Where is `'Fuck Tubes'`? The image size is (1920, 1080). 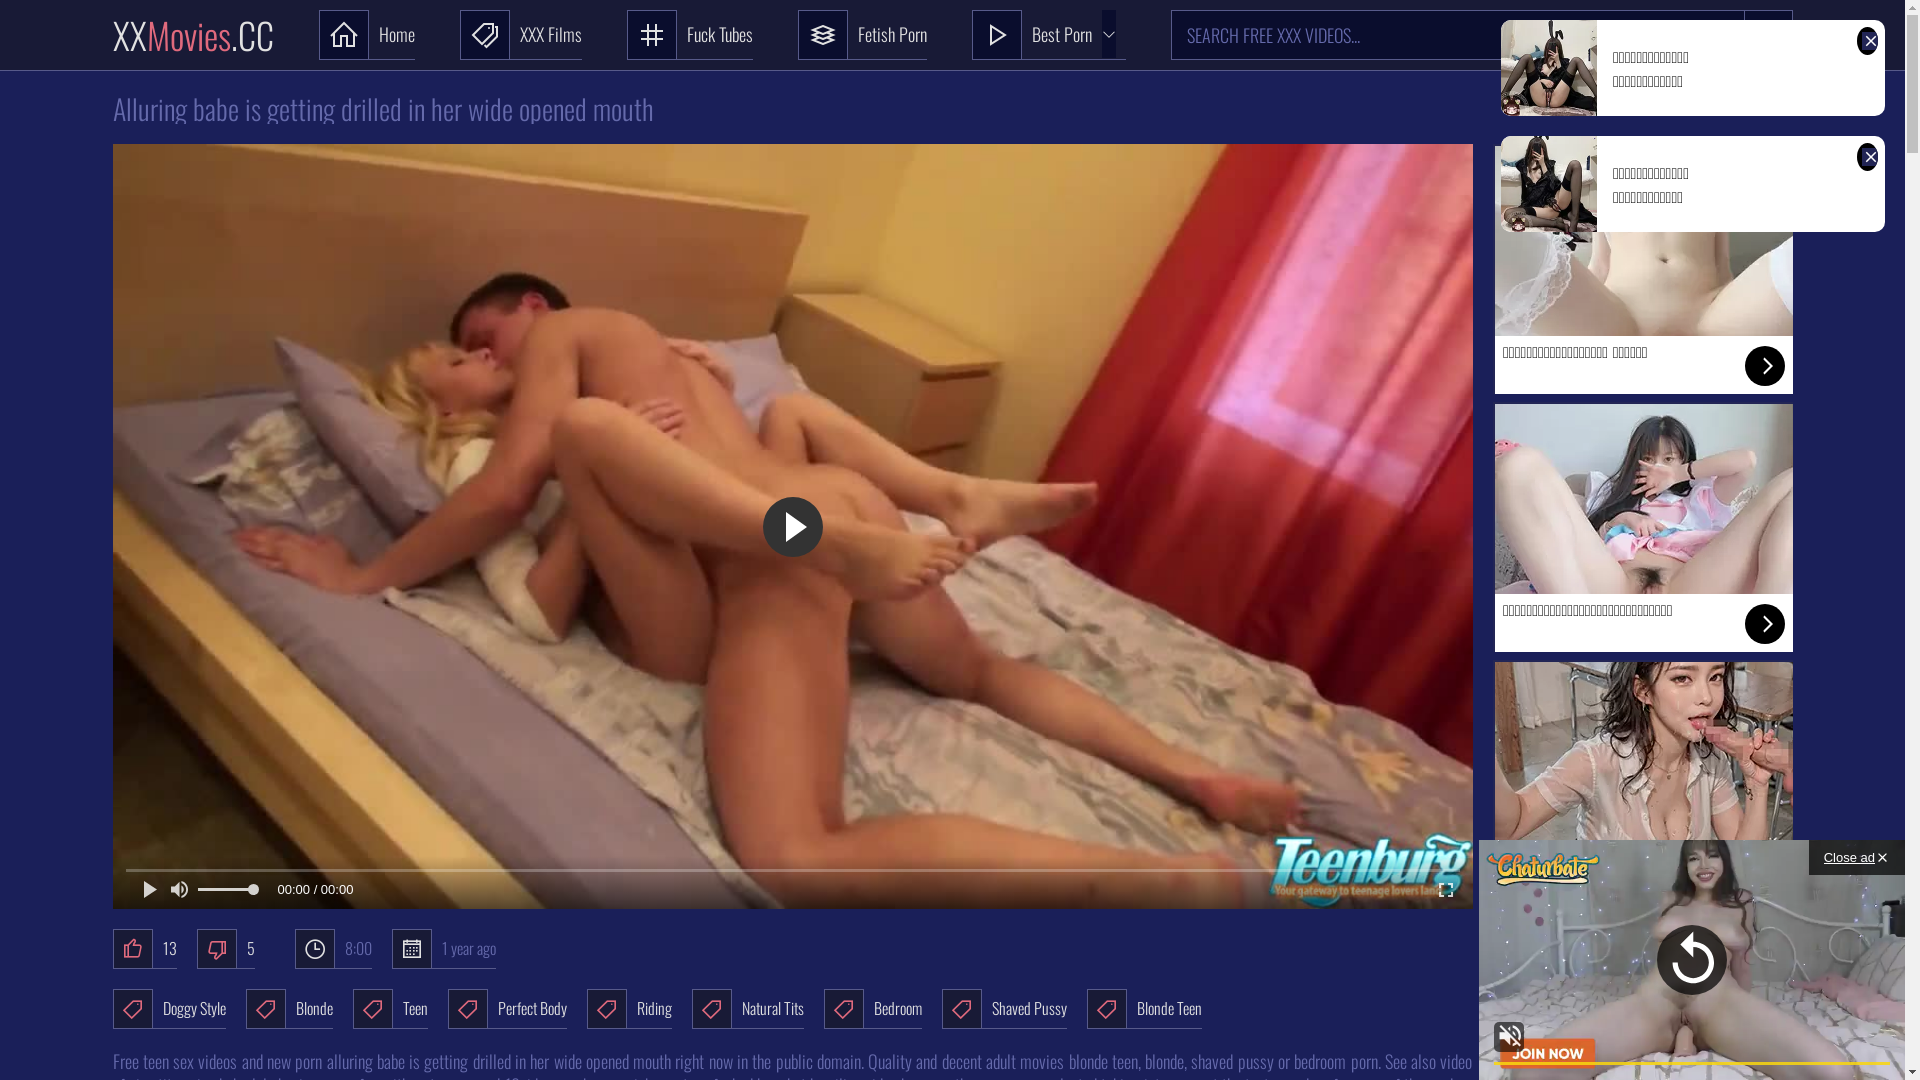
'Fuck Tubes' is located at coordinates (689, 34).